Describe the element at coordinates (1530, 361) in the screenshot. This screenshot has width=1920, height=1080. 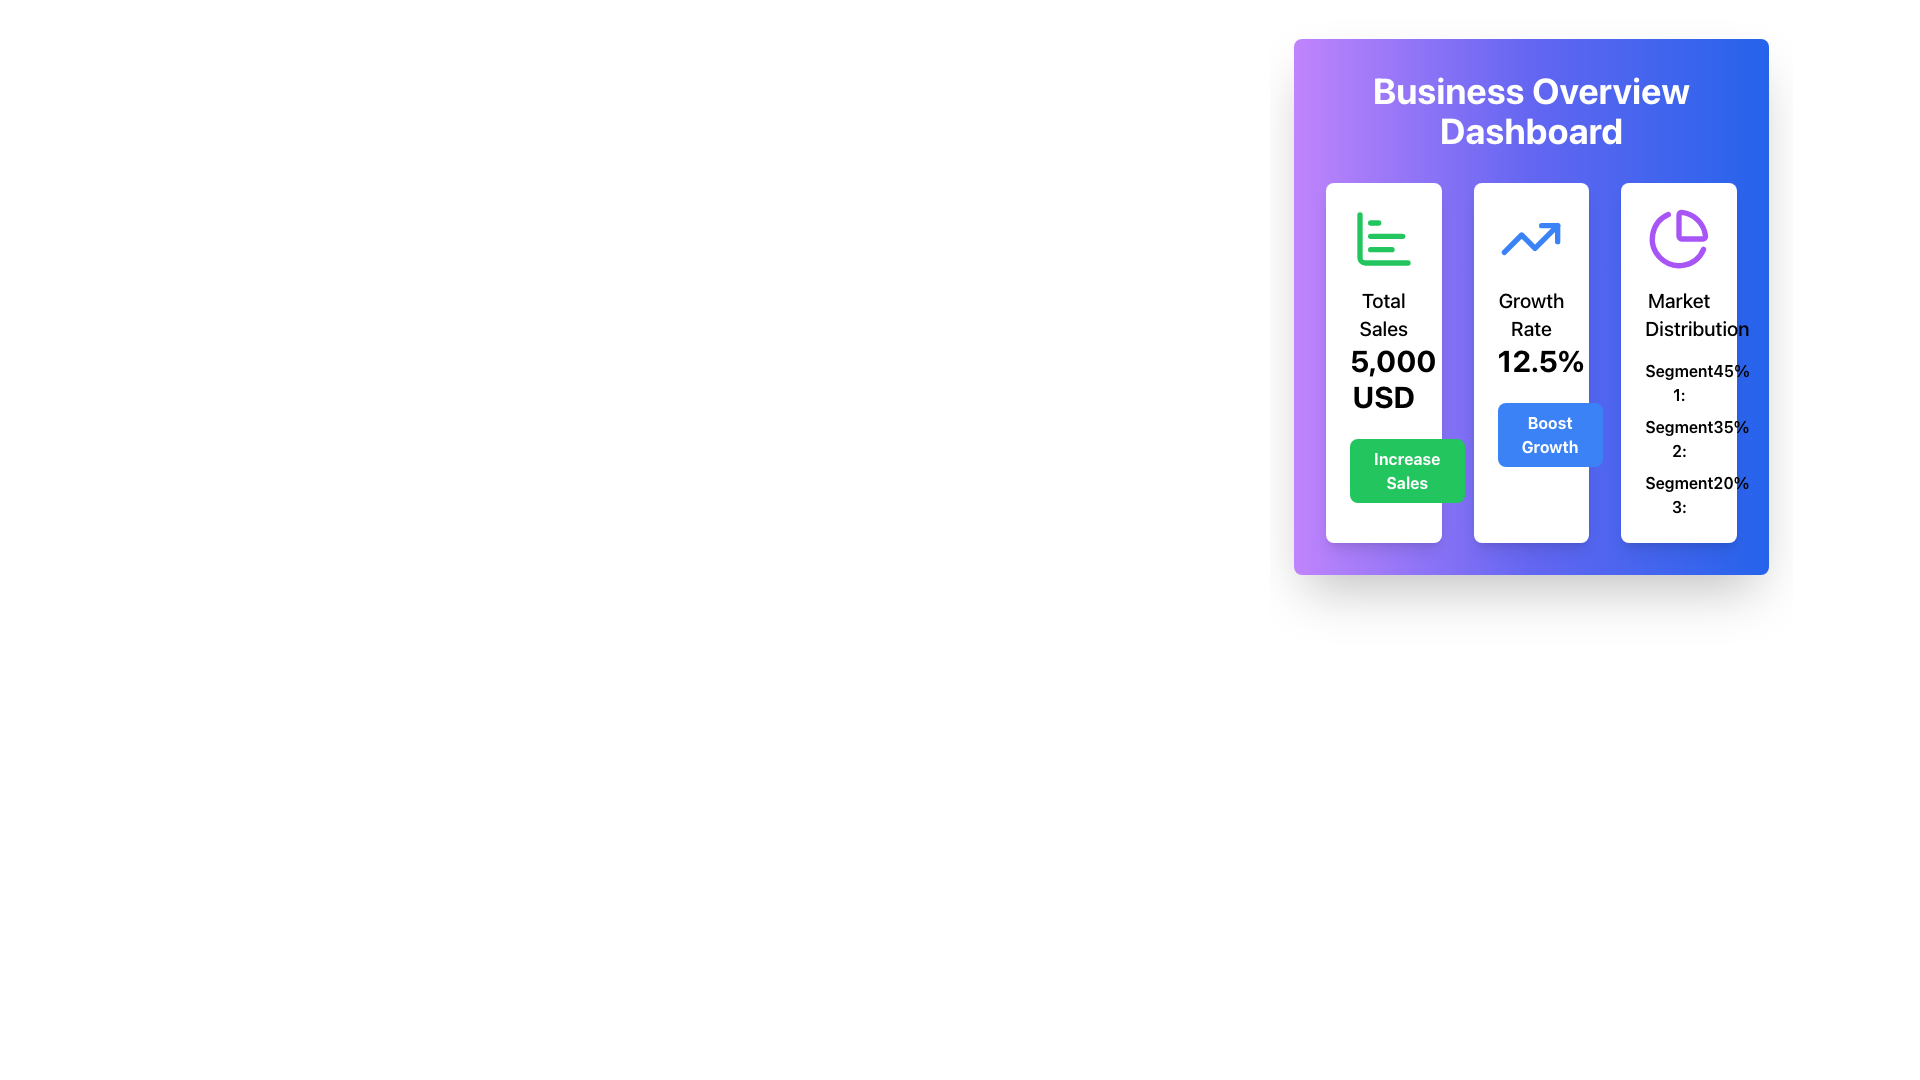
I see `the Text Display that shows '12.5%' in bold, large black font, positioned below 'Growth Rate' and above the 'Boost Growth' button` at that location.